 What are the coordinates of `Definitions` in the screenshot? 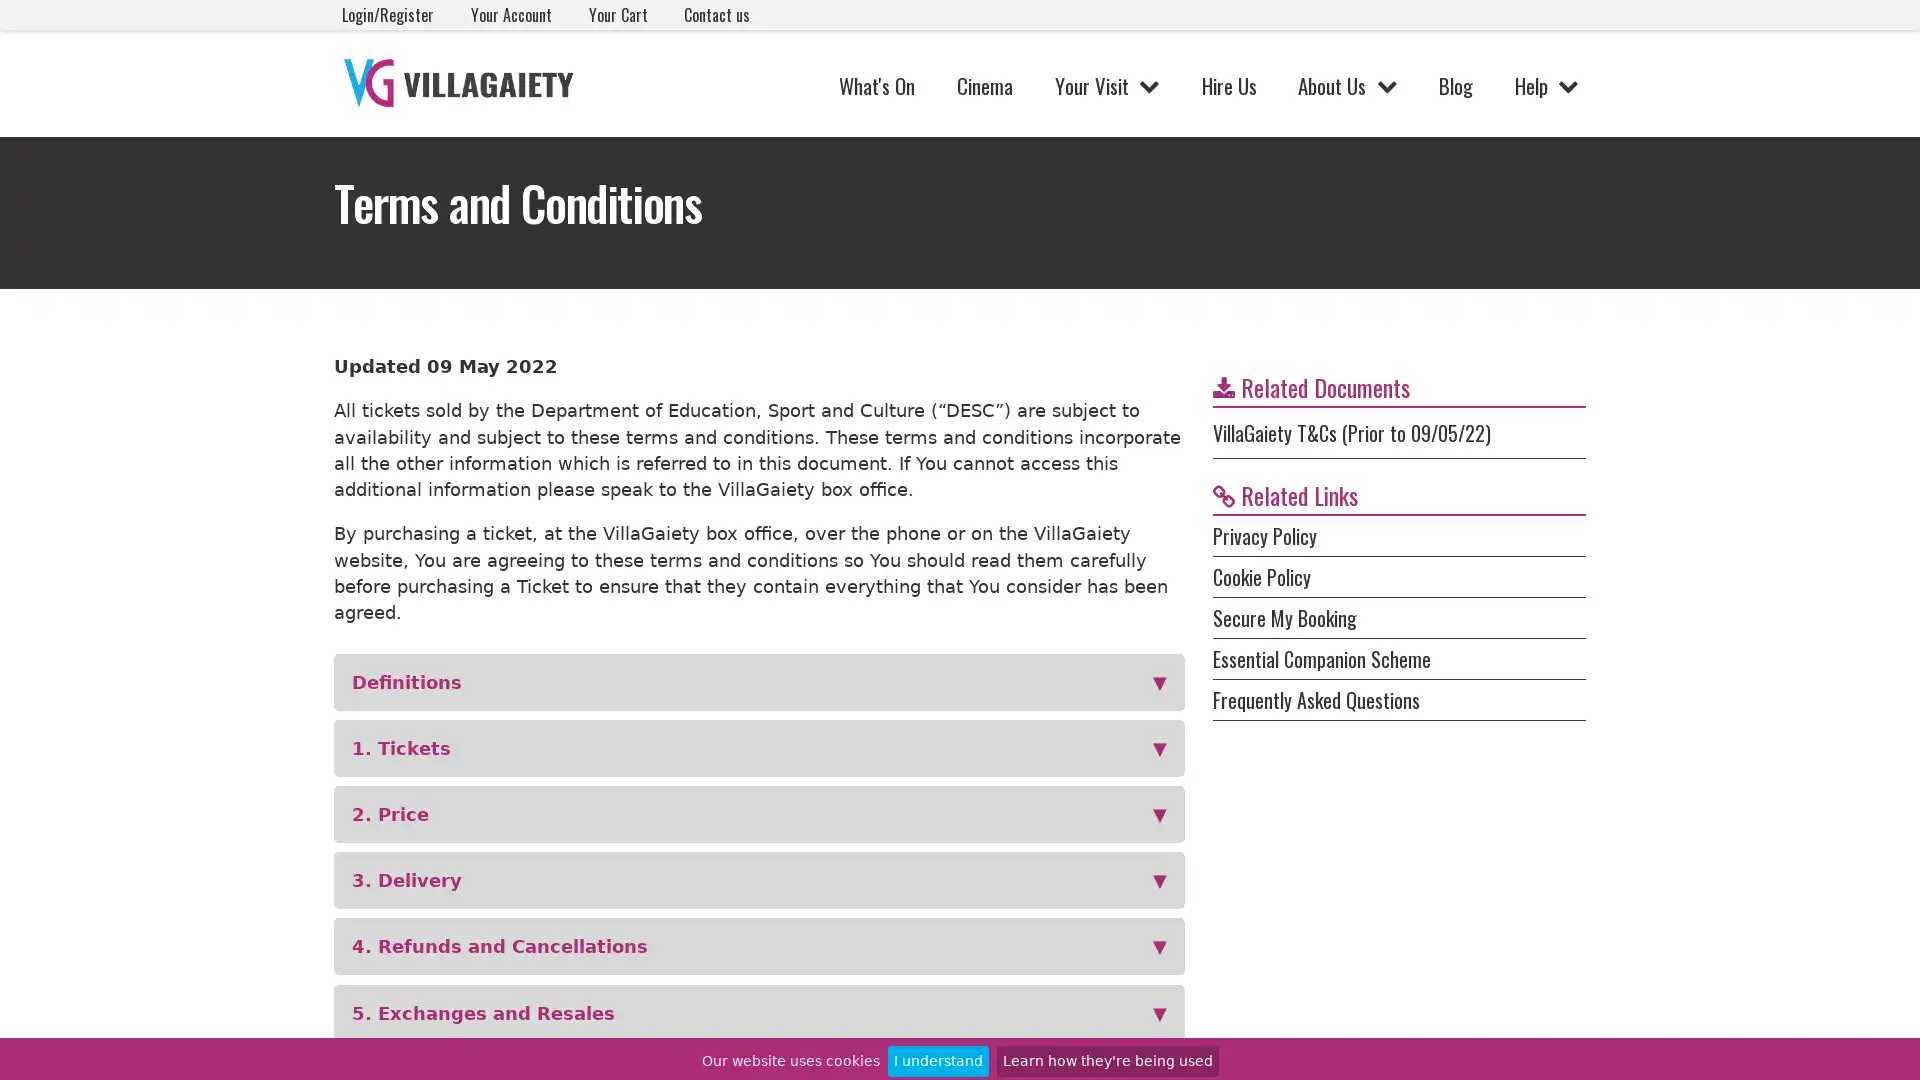 It's located at (758, 681).